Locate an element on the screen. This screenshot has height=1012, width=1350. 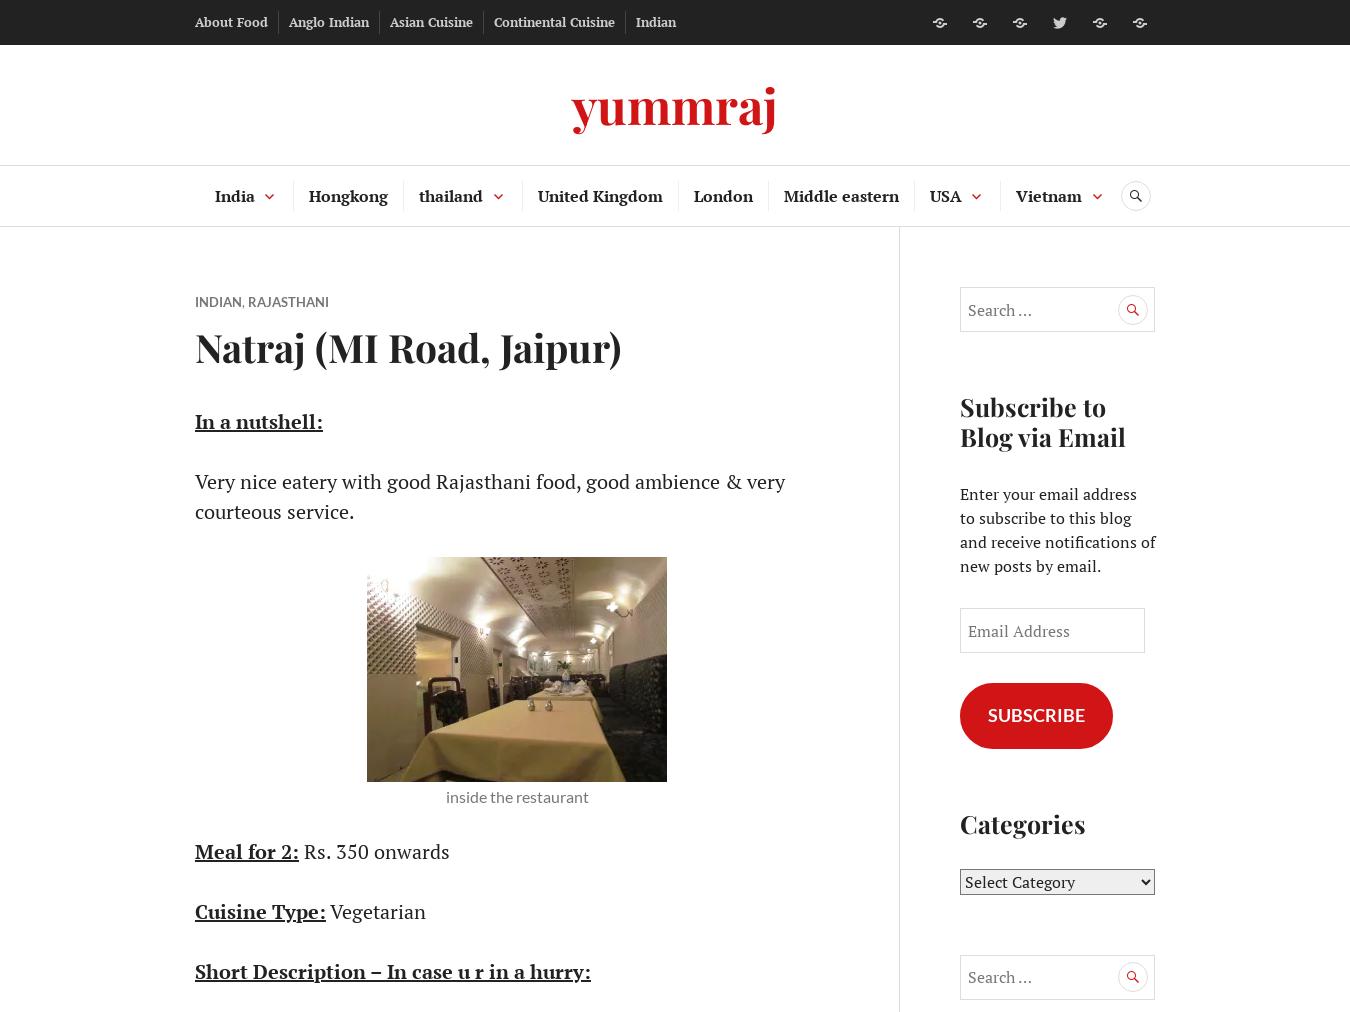
'yummraj' is located at coordinates (675, 103).